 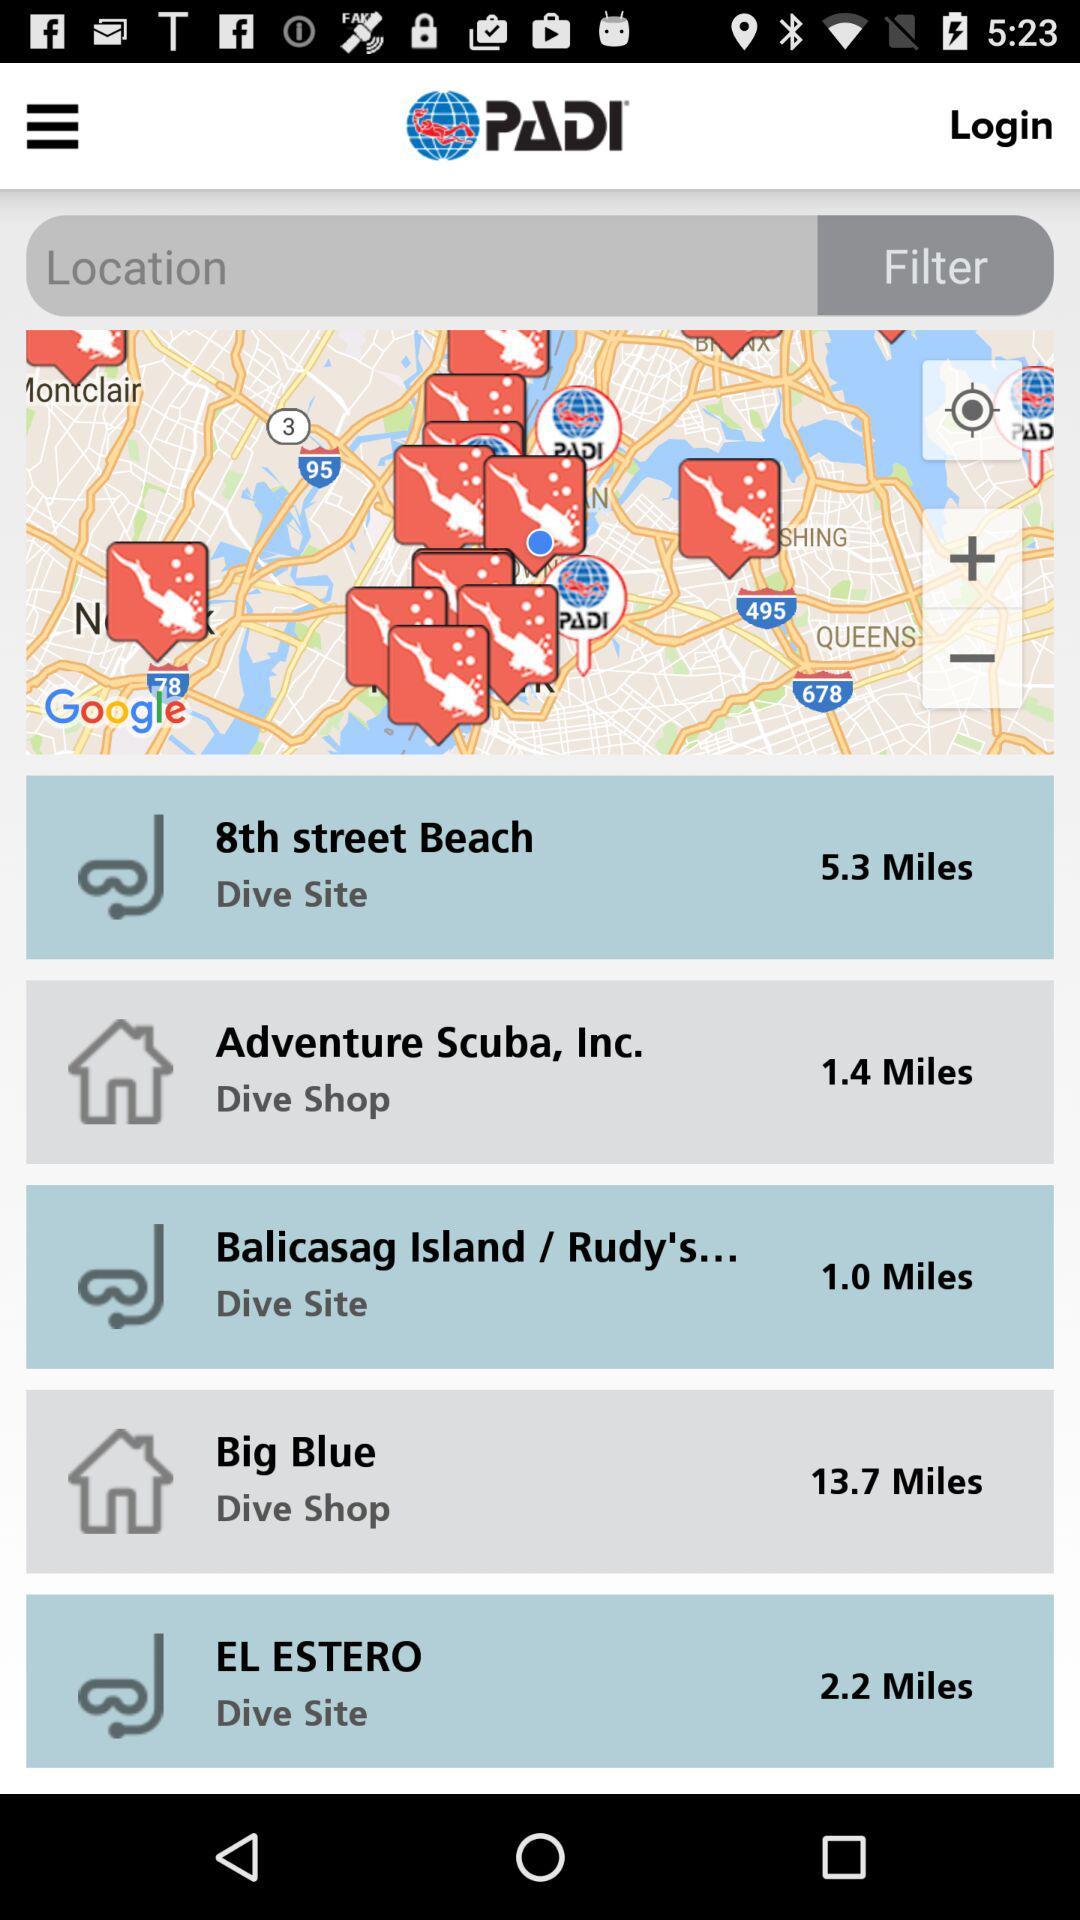 What do you see at coordinates (909, 1680) in the screenshot?
I see `item next to el estero` at bounding box center [909, 1680].